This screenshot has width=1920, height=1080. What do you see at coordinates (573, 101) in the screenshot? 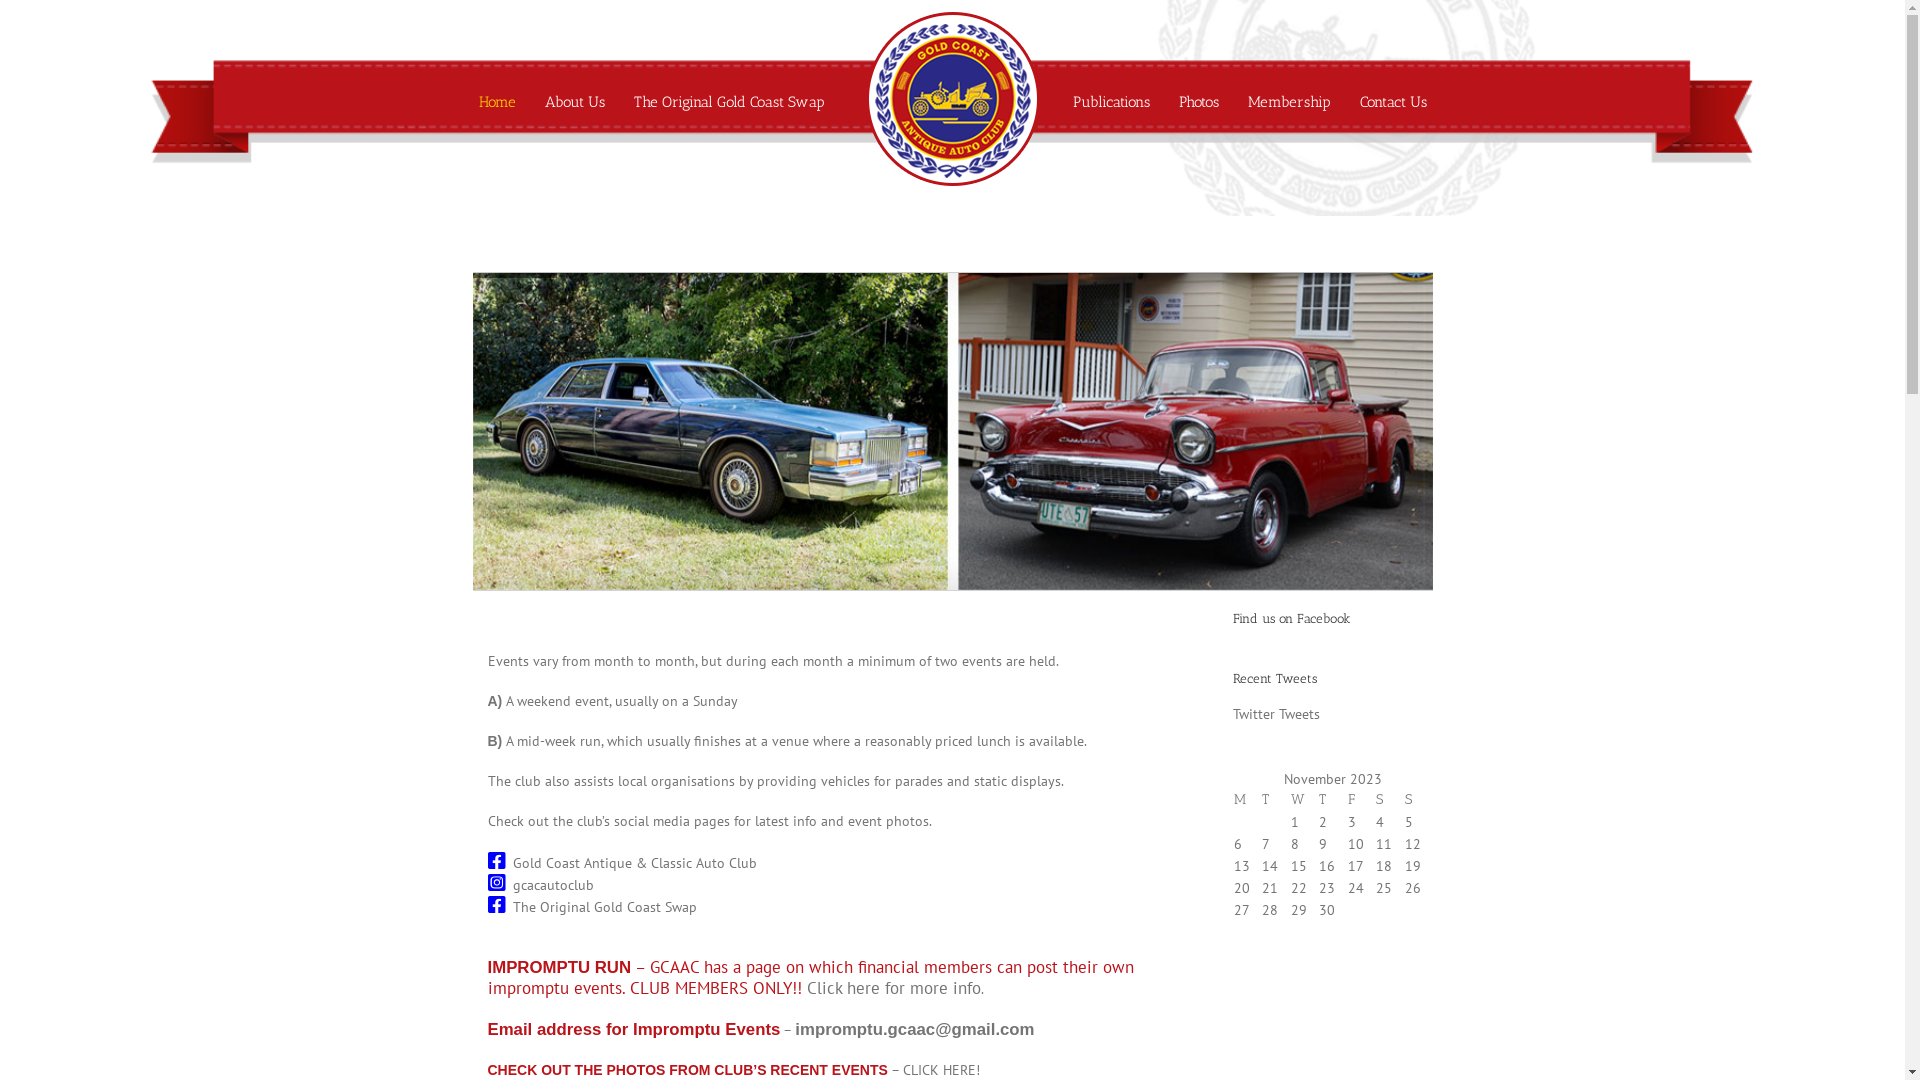
I see `'About Us'` at bounding box center [573, 101].